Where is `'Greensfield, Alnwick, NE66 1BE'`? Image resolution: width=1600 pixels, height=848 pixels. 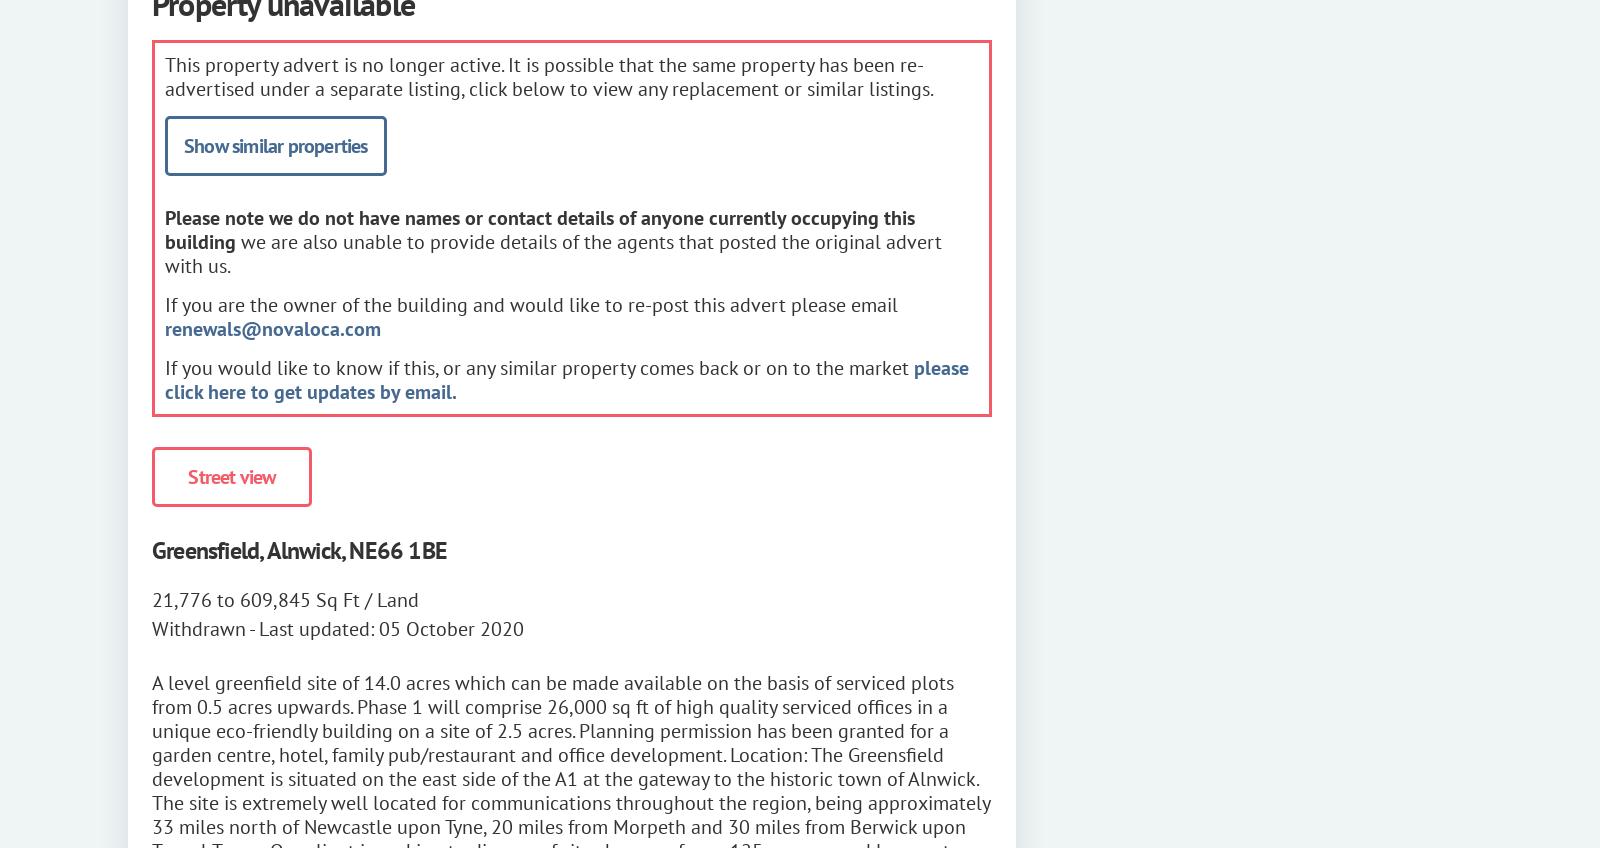 'Greensfield, Alnwick, NE66 1BE' is located at coordinates (299, 548).